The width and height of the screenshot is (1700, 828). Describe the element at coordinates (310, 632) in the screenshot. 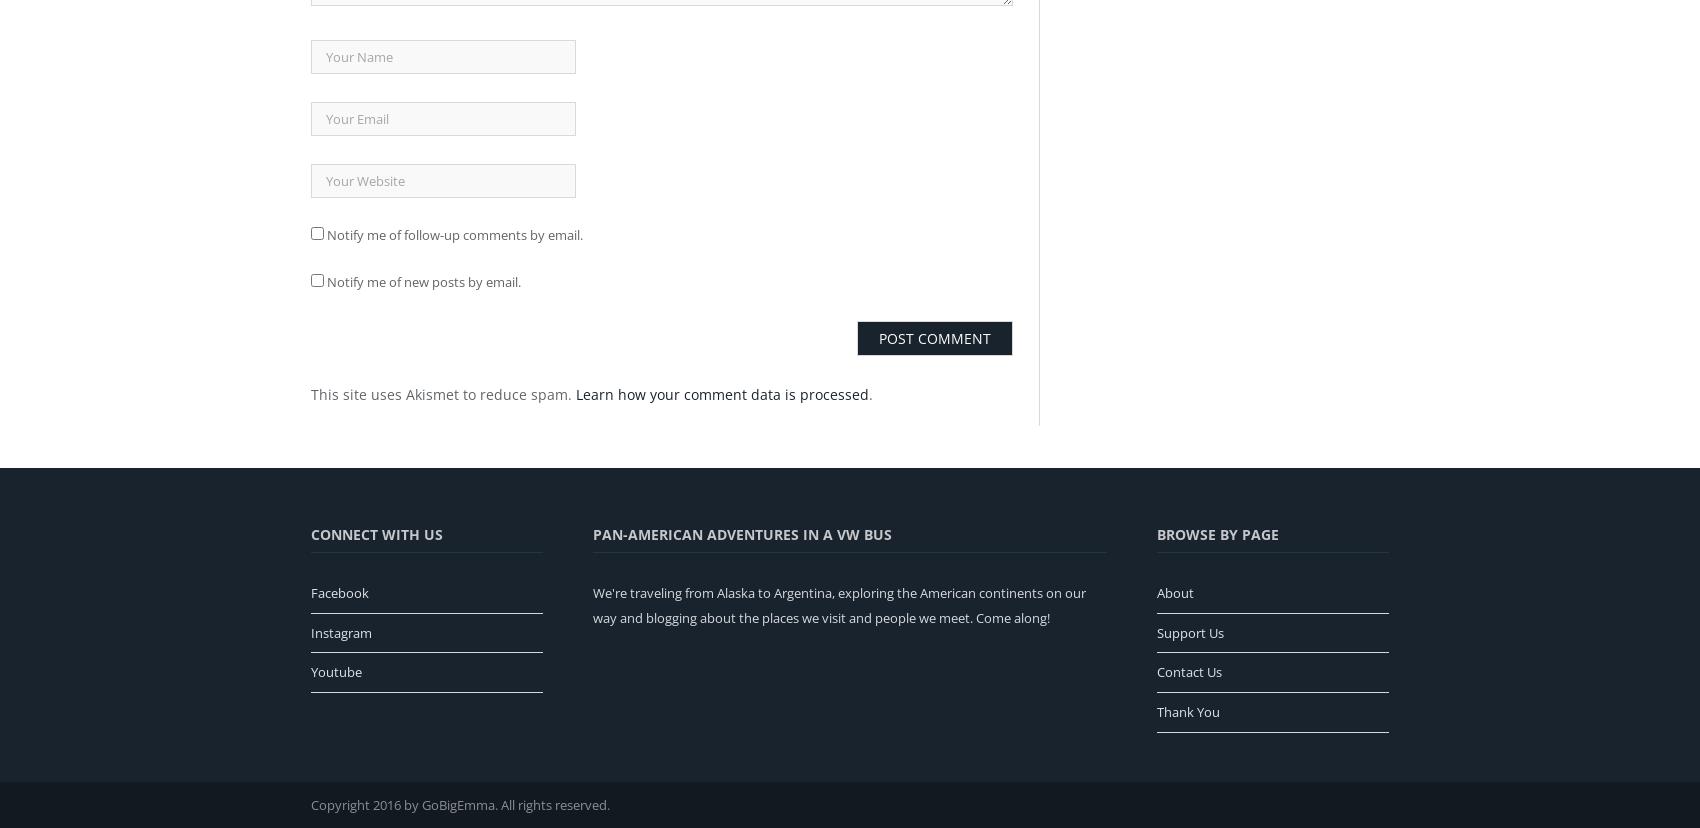

I see `'Instagram'` at that location.